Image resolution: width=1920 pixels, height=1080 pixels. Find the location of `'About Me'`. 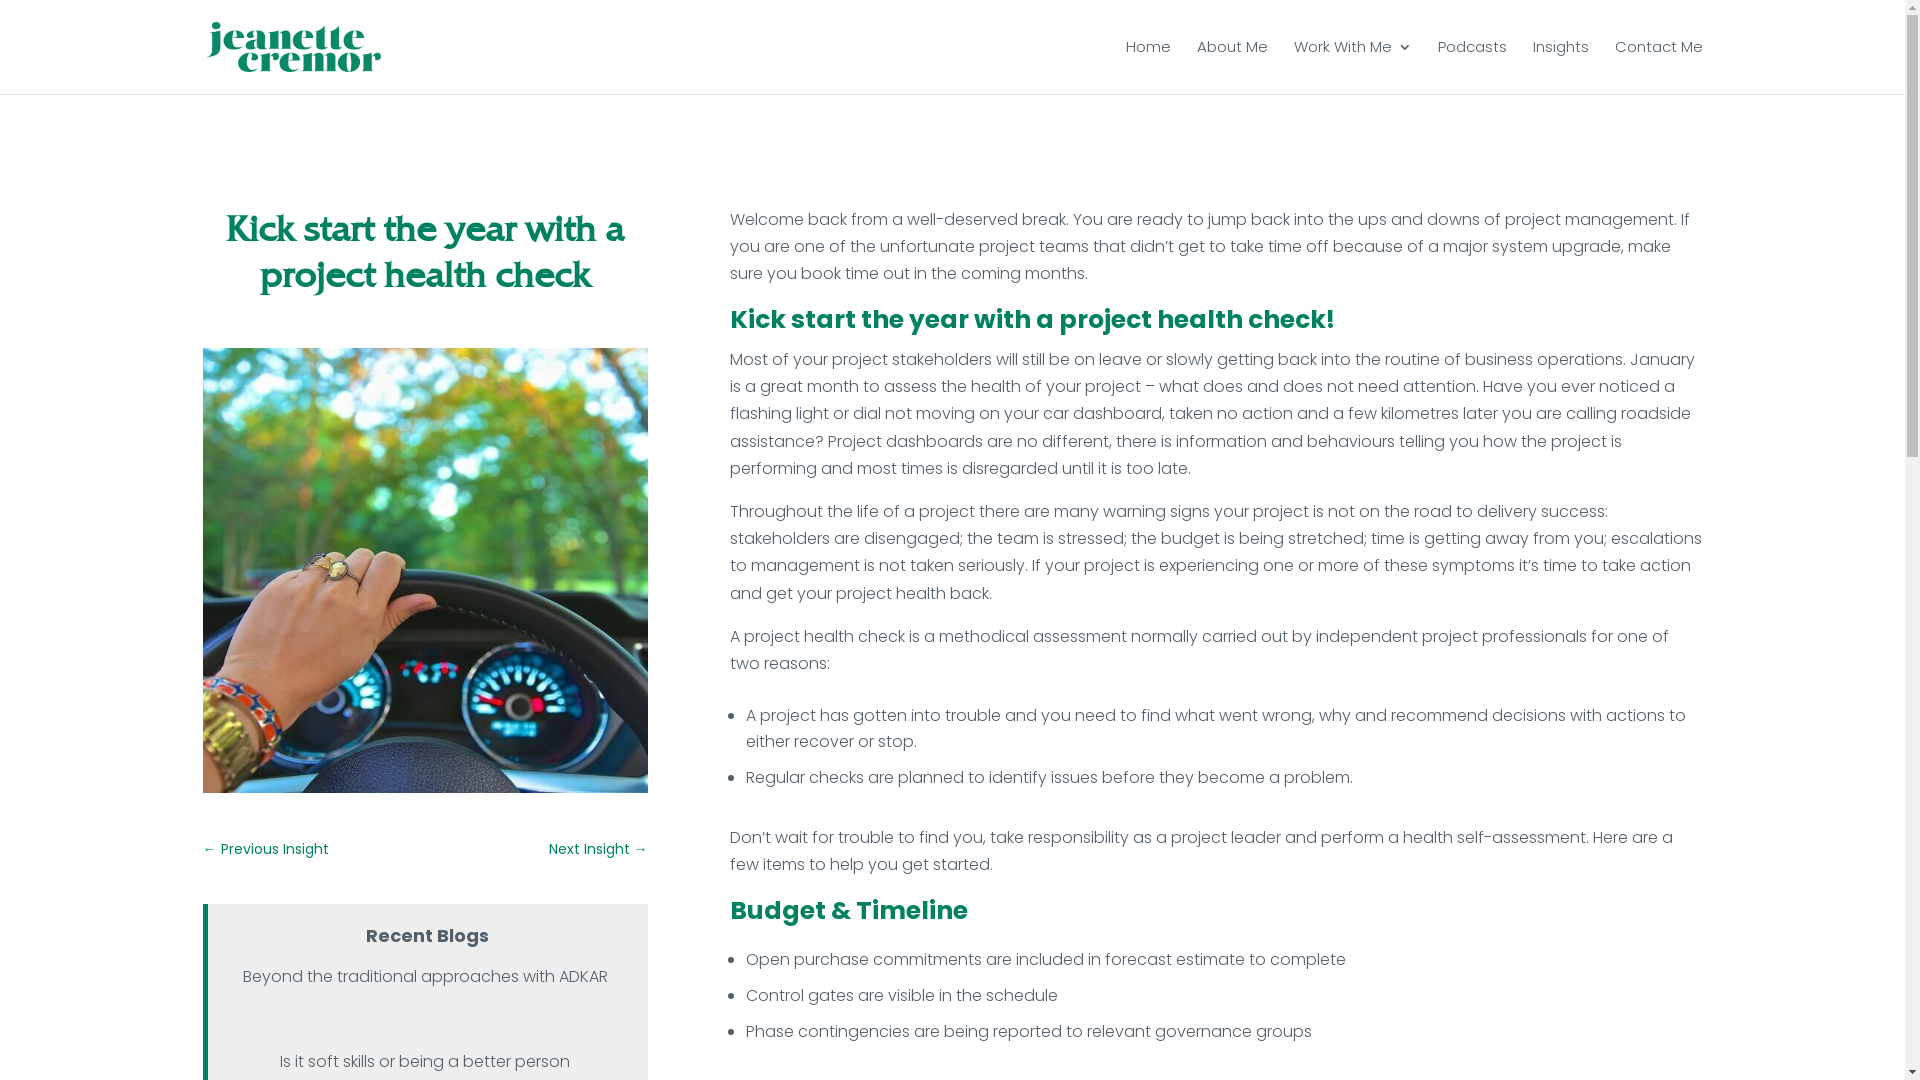

'About Me' is located at coordinates (1230, 60).